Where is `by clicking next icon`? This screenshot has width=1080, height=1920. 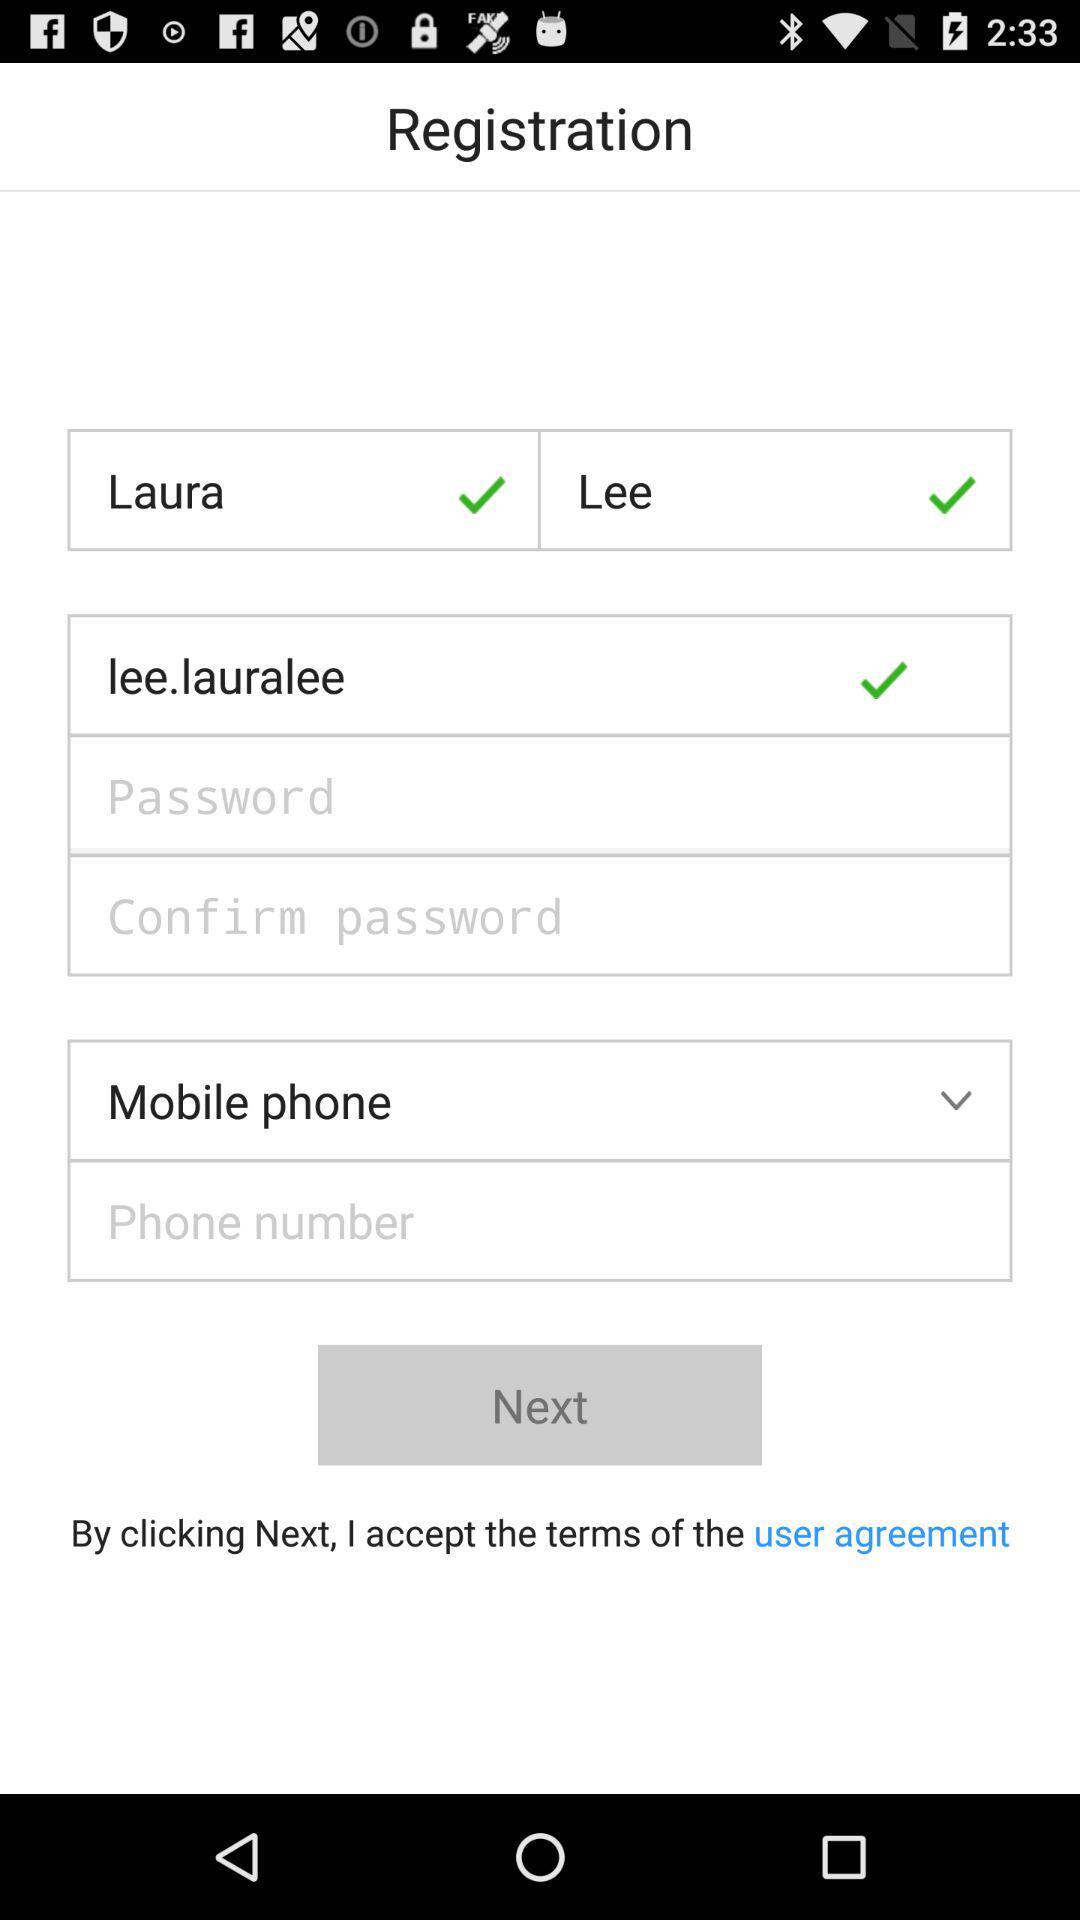
by clicking next icon is located at coordinates (540, 1531).